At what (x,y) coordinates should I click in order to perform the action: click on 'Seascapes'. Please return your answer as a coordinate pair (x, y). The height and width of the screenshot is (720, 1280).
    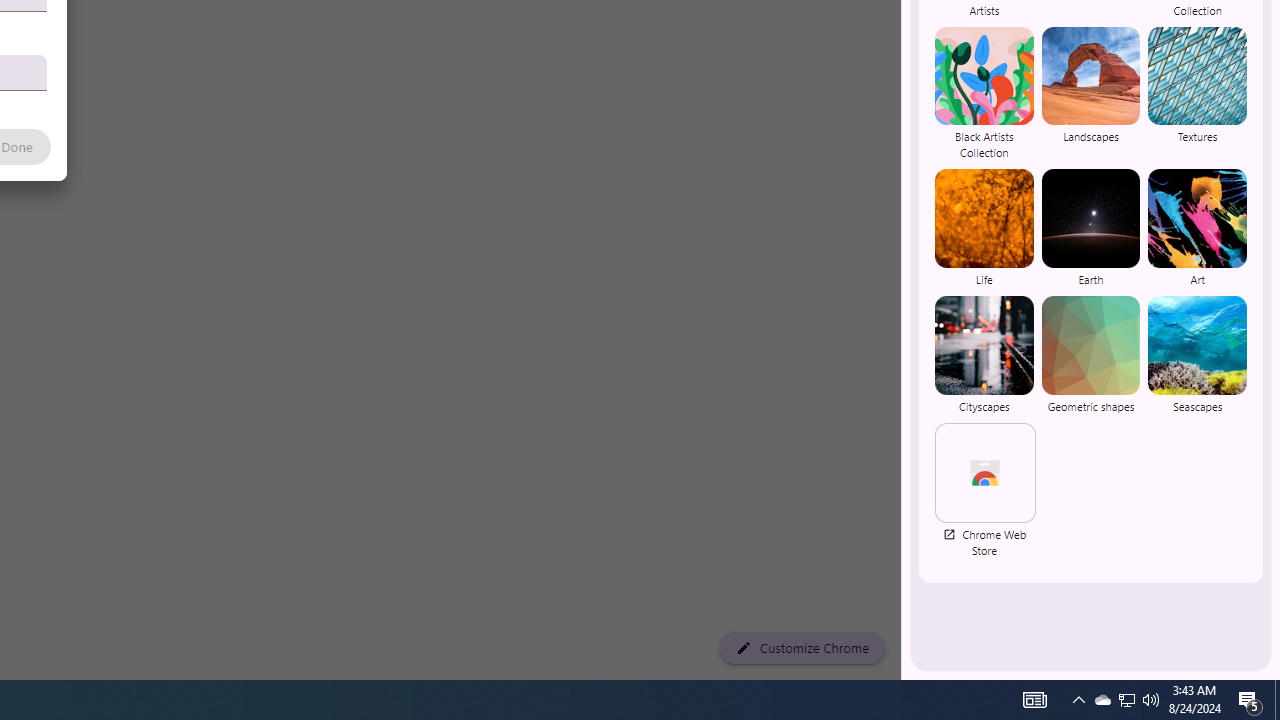
    Looking at the image, I should click on (1197, 353).